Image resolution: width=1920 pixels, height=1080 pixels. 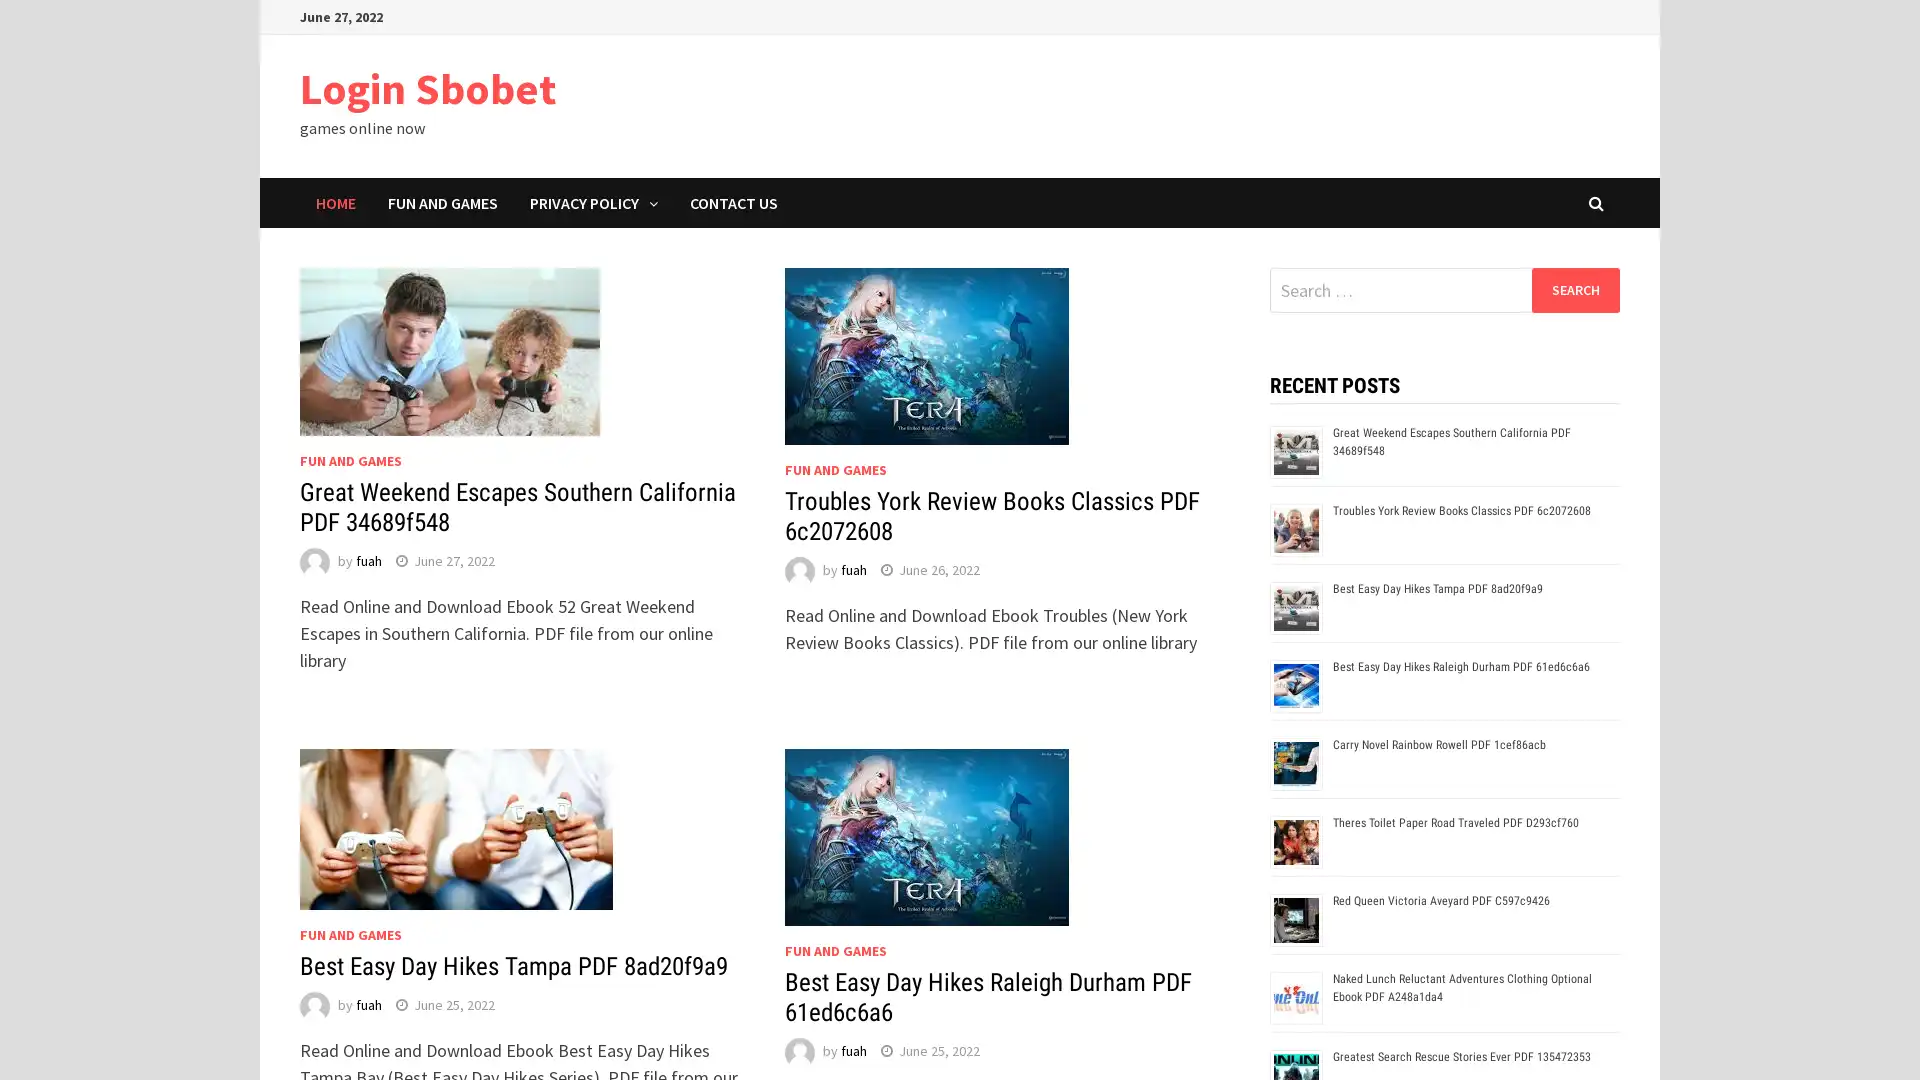 I want to click on Search, so click(x=1574, y=289).